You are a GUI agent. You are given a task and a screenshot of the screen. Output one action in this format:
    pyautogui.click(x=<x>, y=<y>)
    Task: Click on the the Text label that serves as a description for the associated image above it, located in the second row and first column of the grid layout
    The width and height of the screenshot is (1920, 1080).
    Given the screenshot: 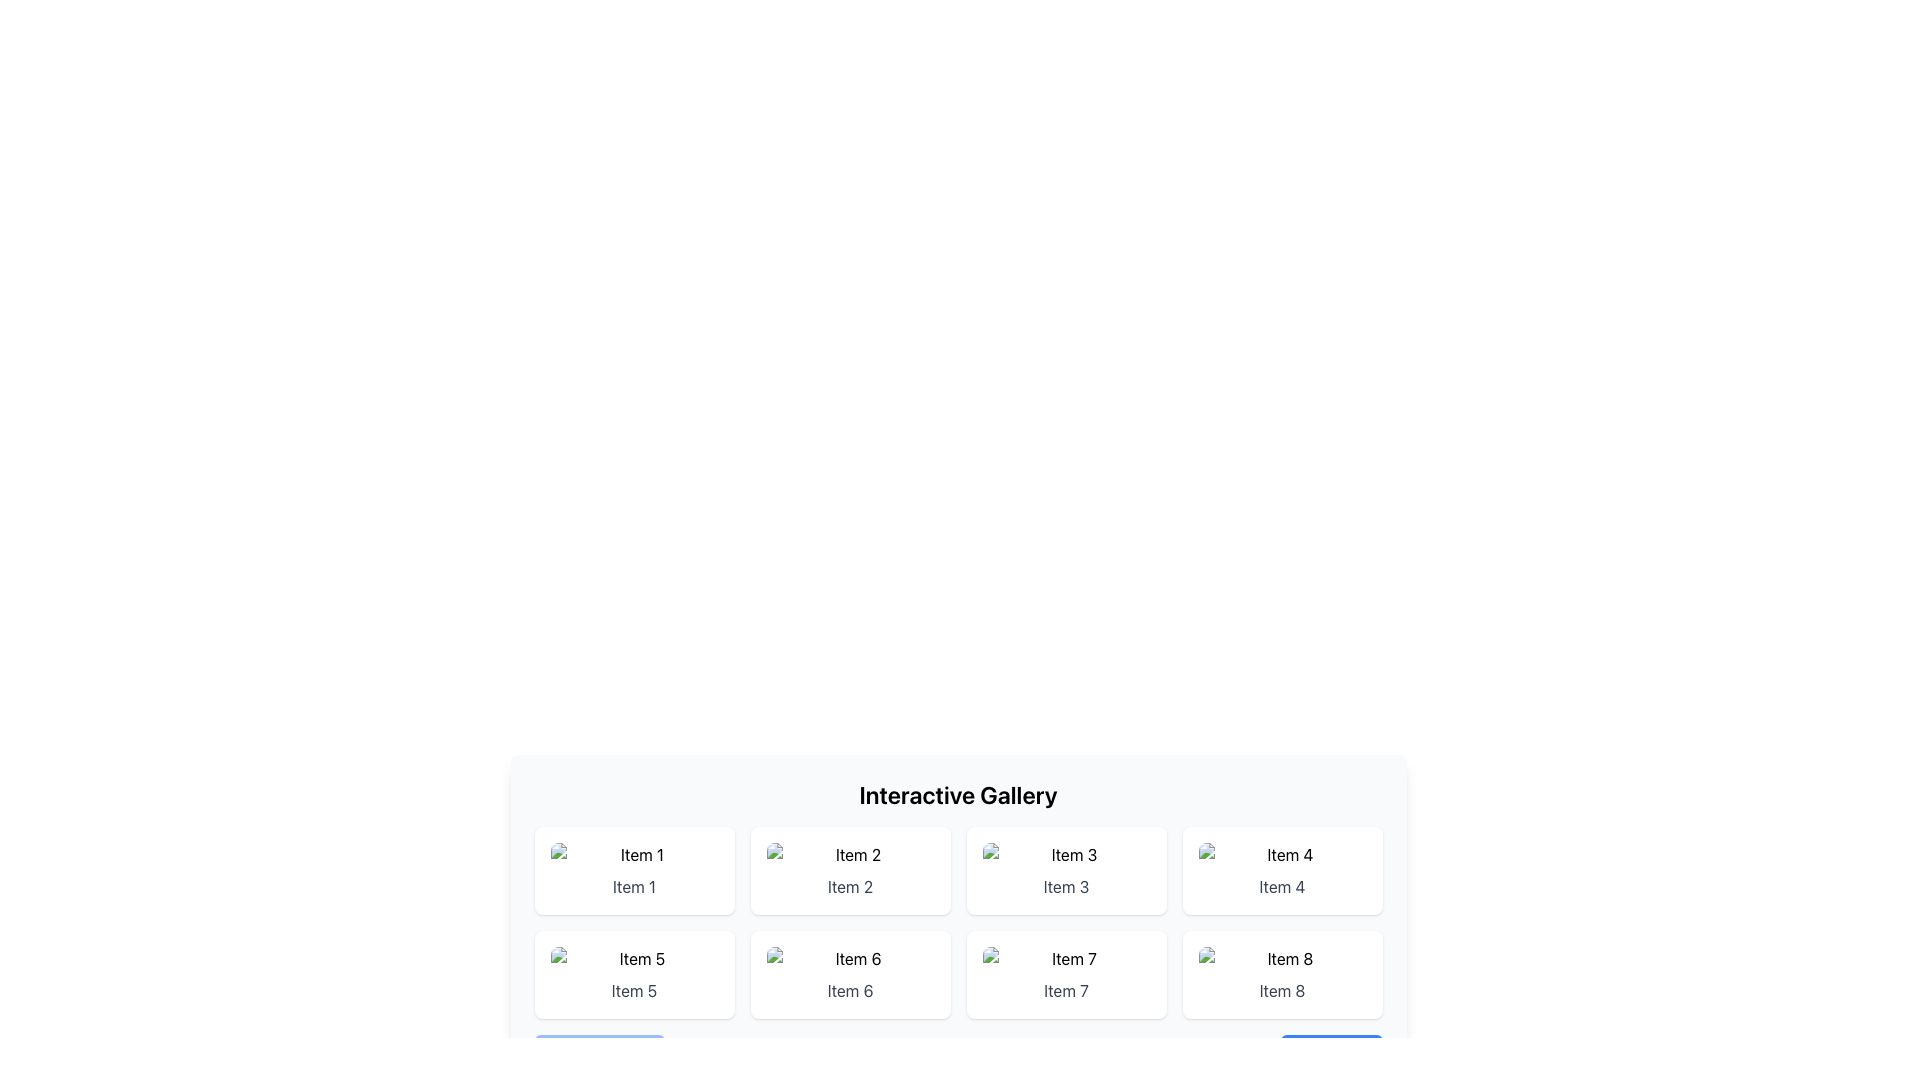 What is the action you would take?
    pyautogui.click(x=633, y=991)
    